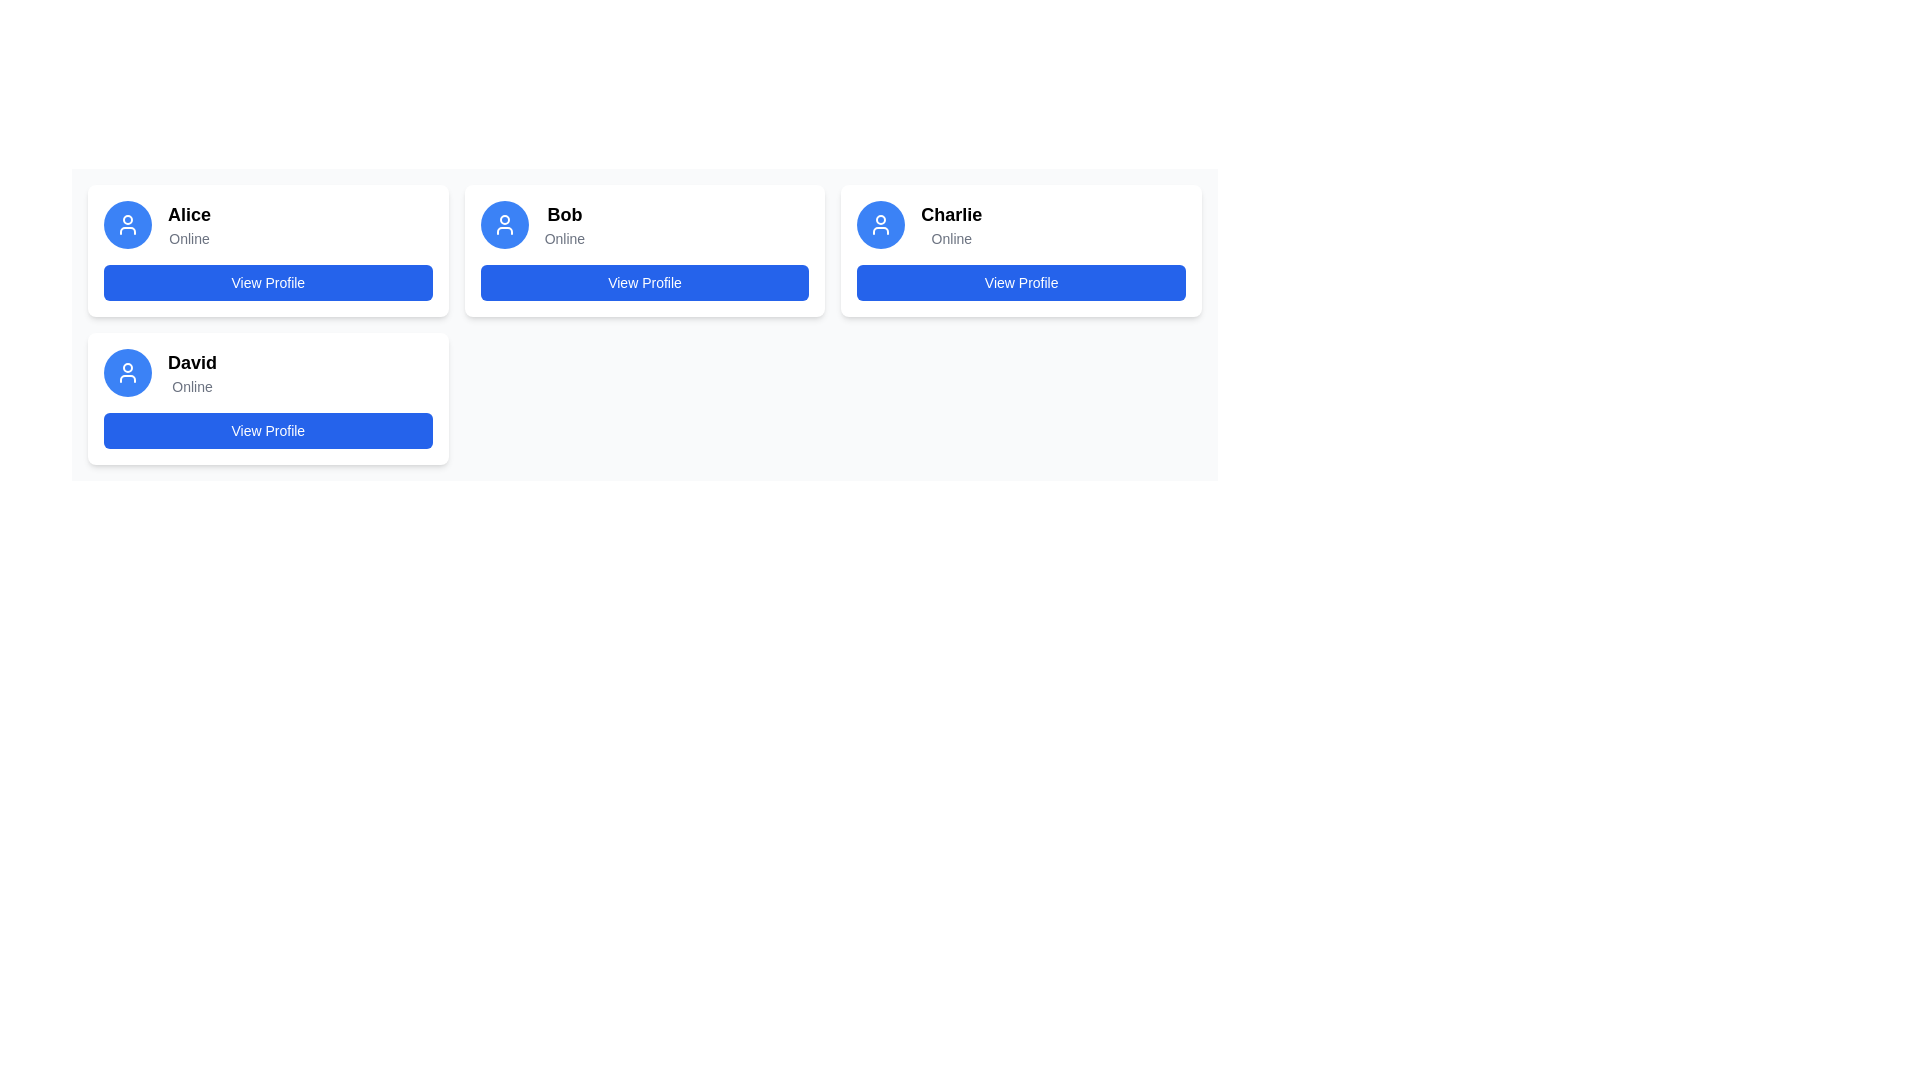  What do you see at coordinates (267, 282) in the screenshot?
I see `the blue rectangular button labeled 'View Profile' at the bottom of Alice's profile card` at bounding box center [267, 282].